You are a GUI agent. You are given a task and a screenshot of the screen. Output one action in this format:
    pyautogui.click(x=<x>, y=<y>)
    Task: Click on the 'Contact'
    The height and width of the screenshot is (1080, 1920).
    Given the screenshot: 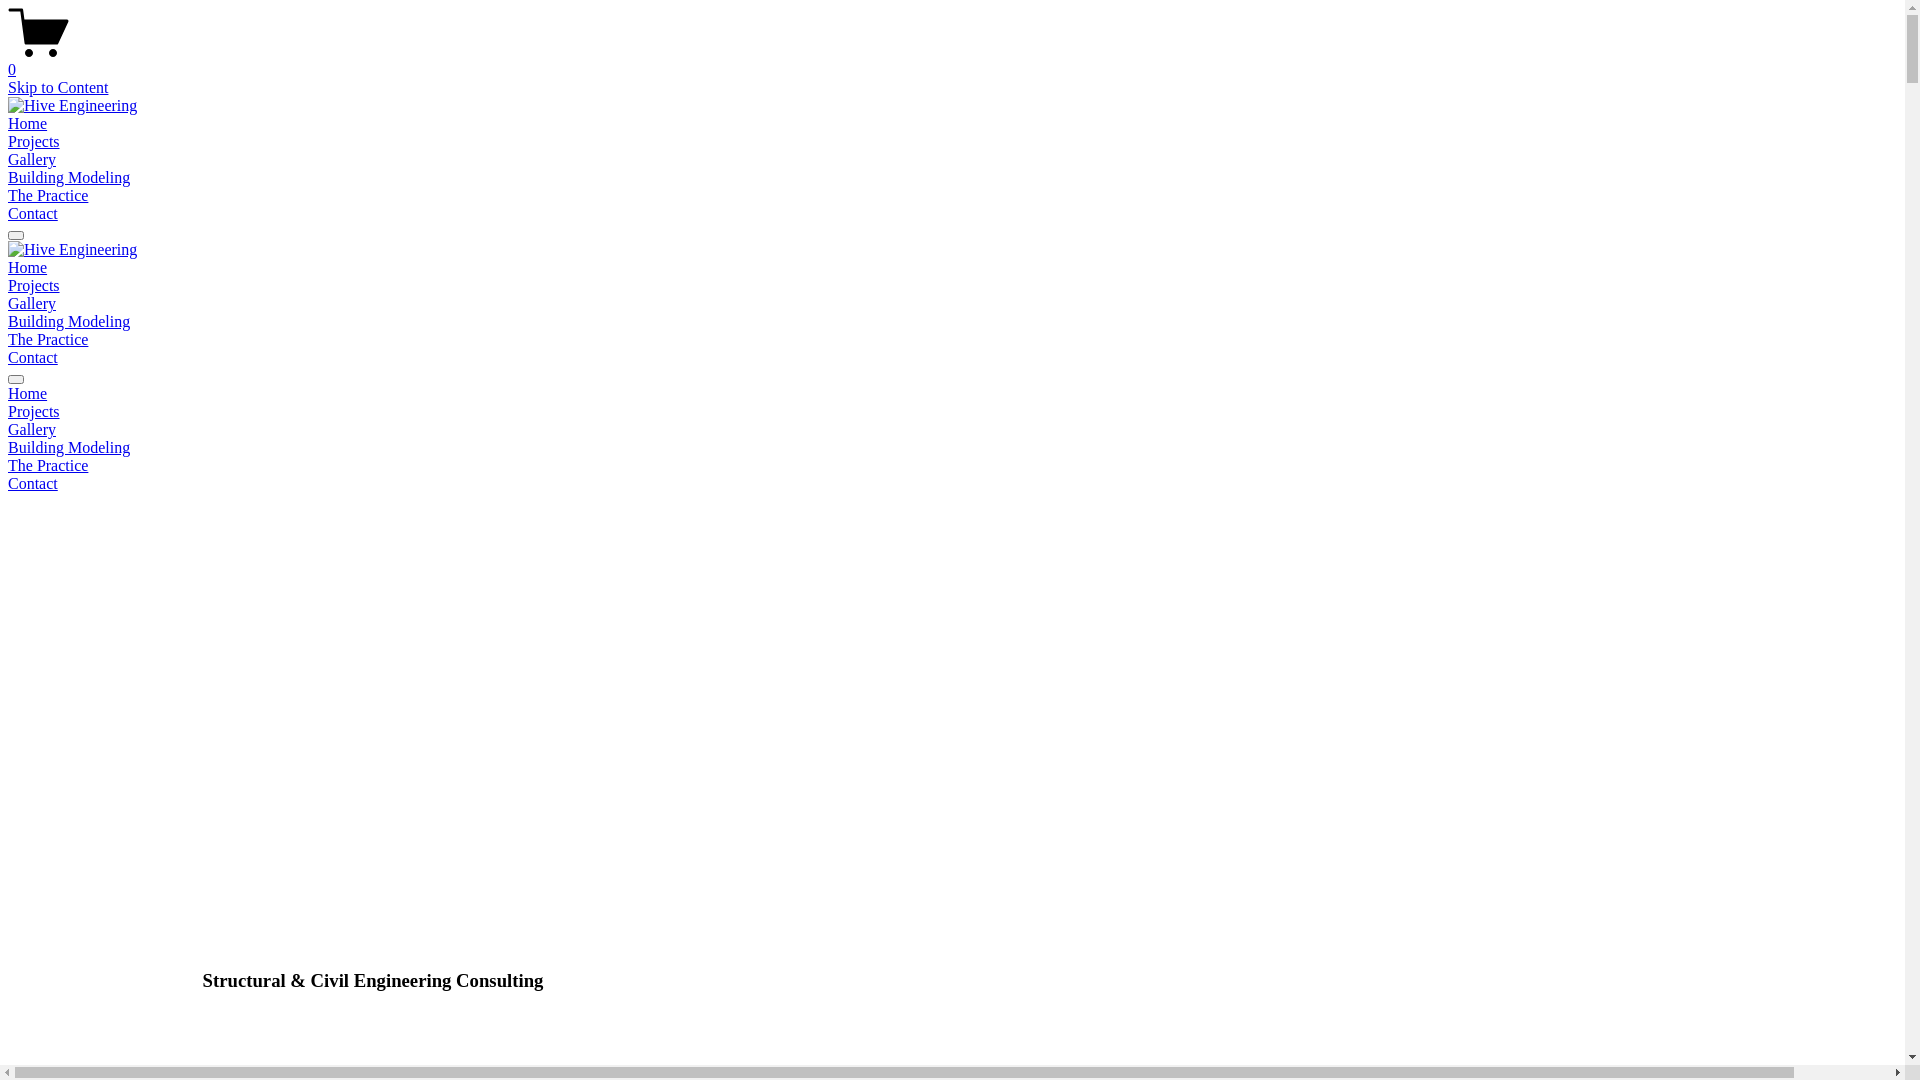 What is the action you would take?
    pyautogui.click(x=8, y=213)
    